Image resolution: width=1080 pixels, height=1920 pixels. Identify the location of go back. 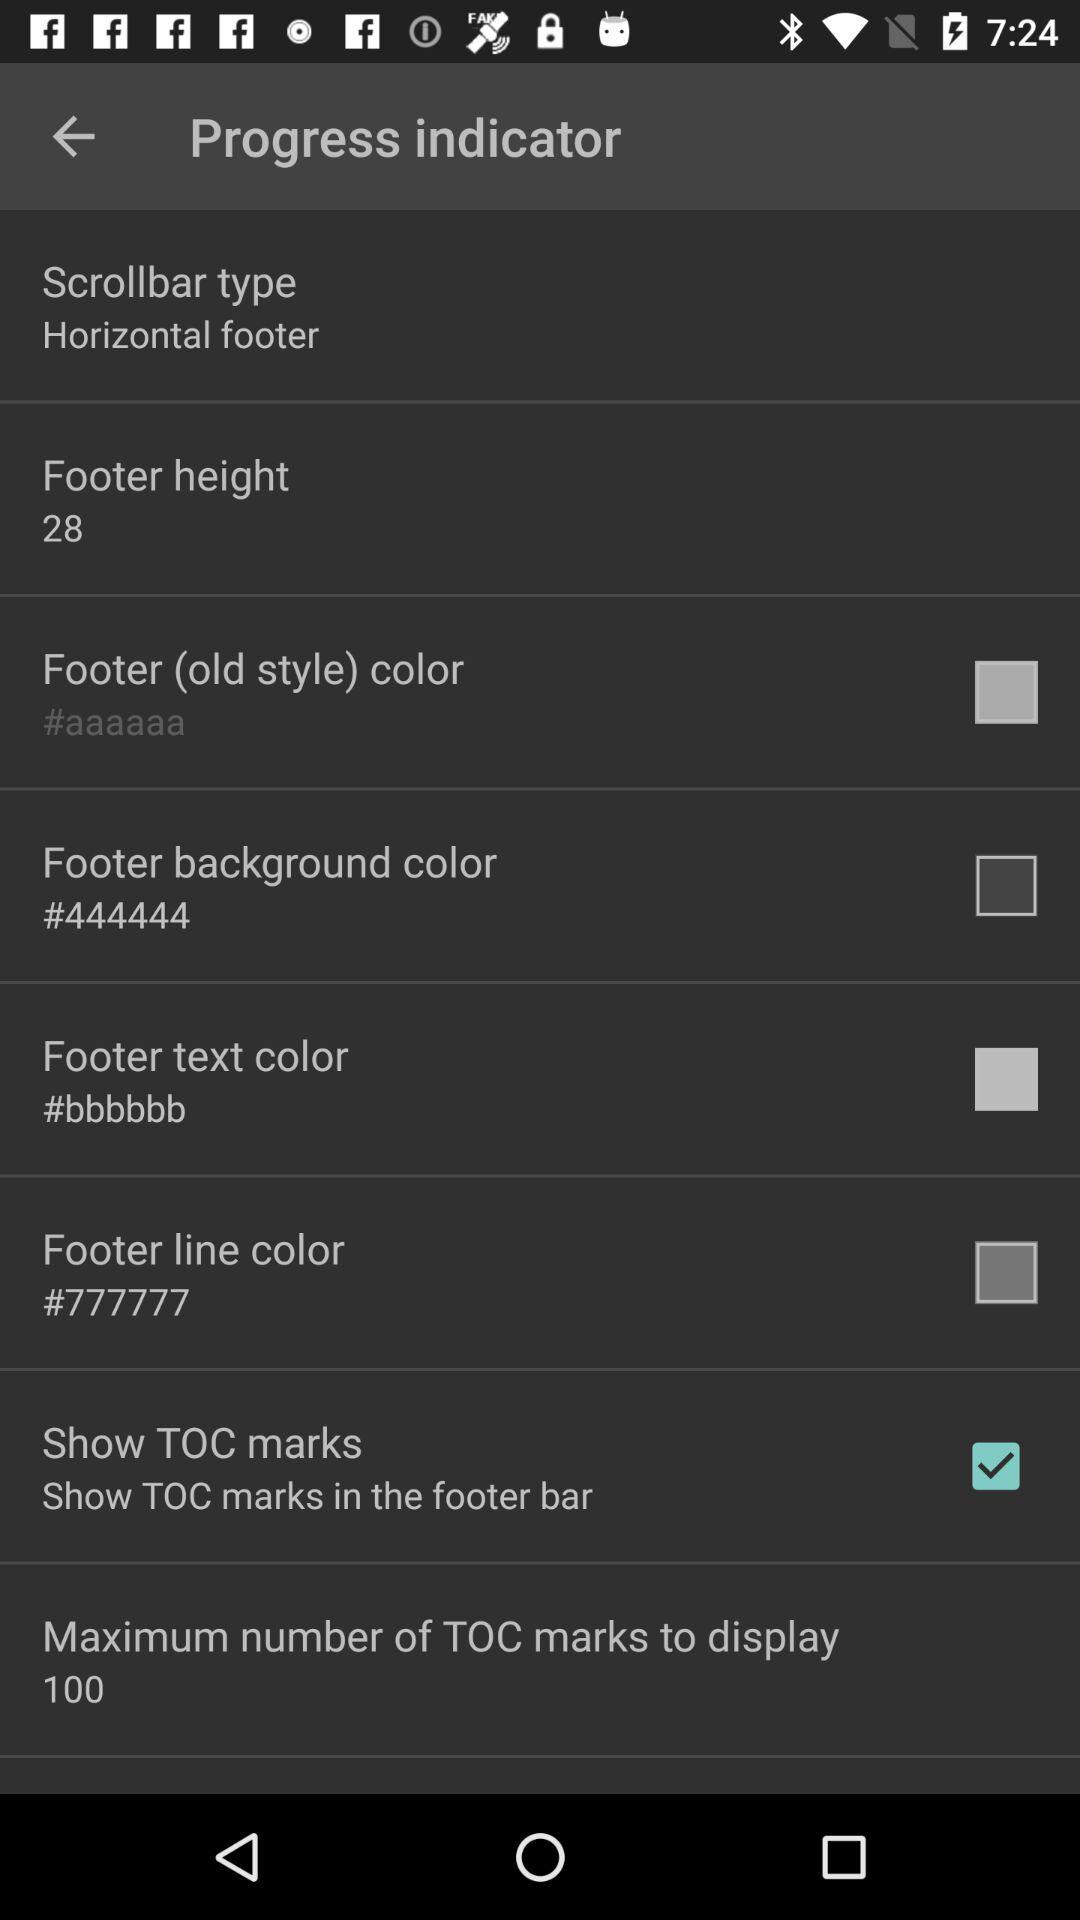
(72, 135).